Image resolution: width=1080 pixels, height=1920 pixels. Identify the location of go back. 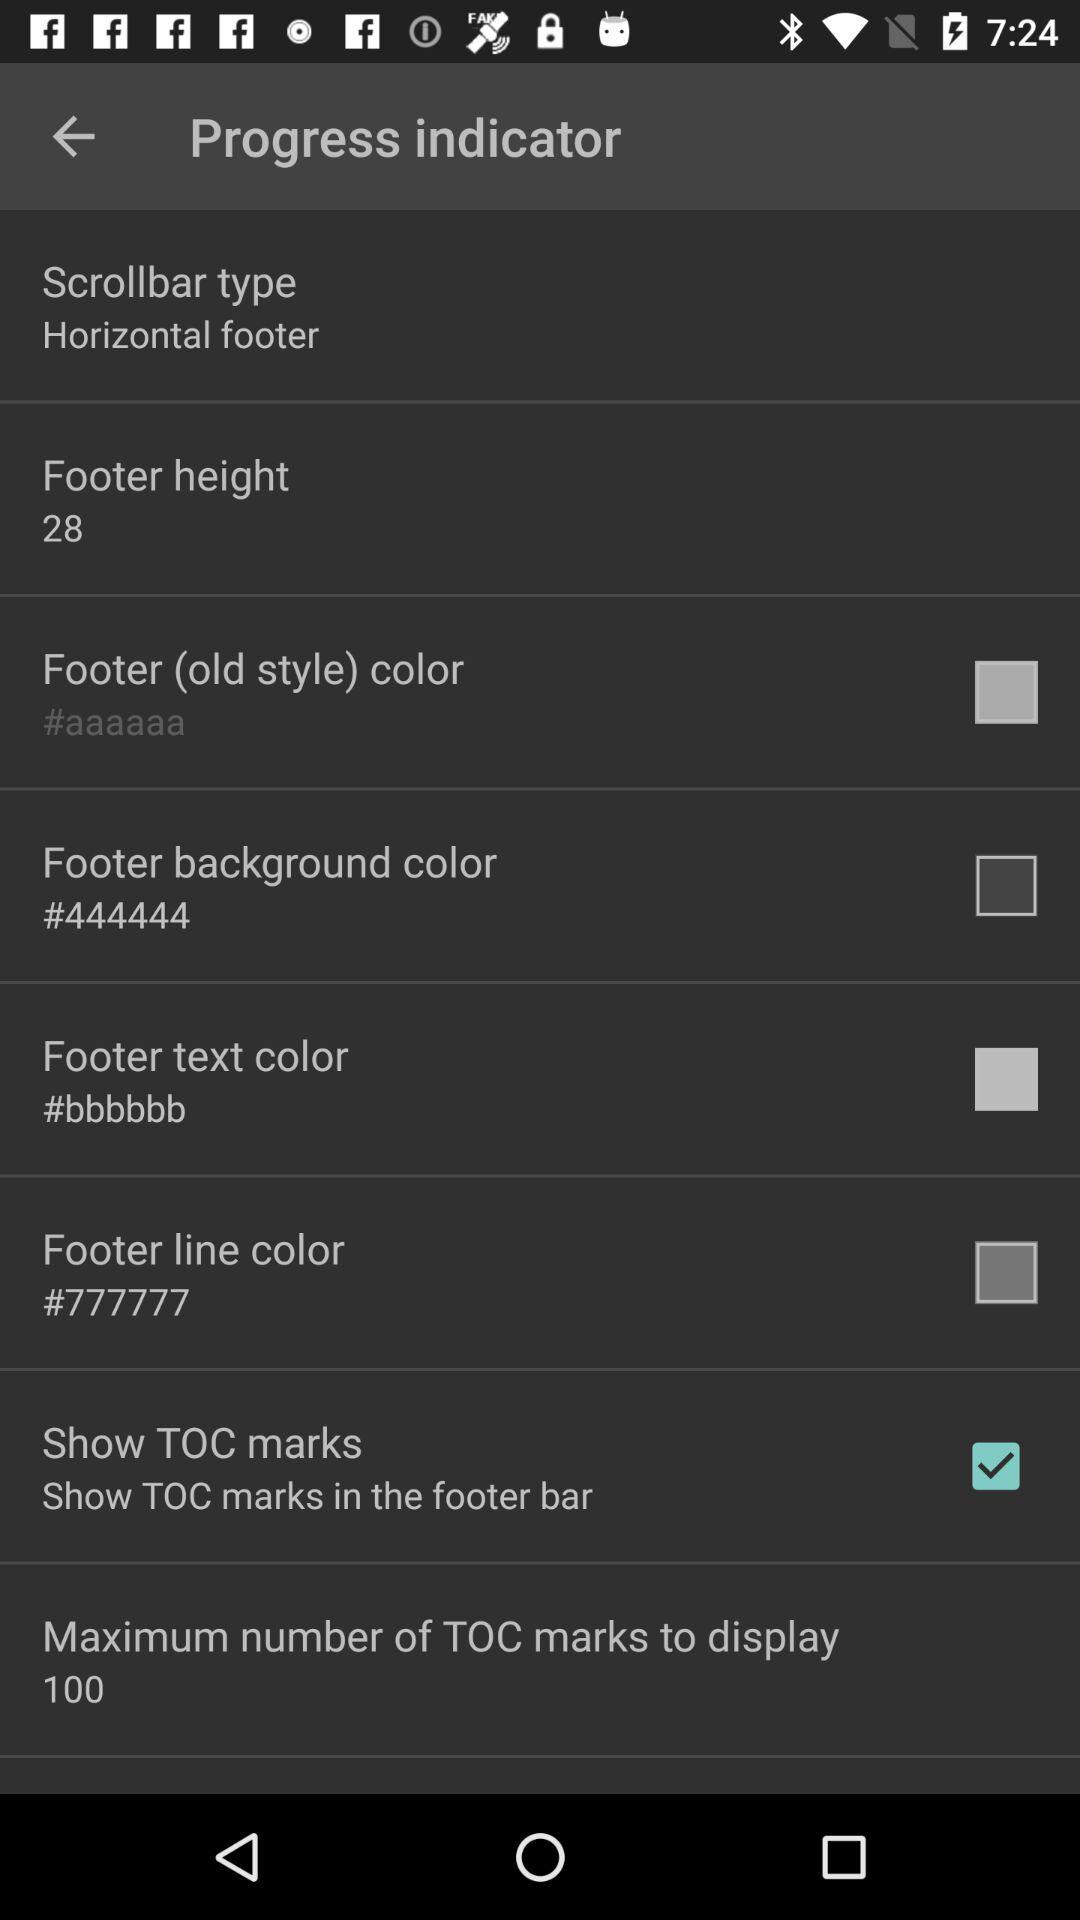
(72, 135).